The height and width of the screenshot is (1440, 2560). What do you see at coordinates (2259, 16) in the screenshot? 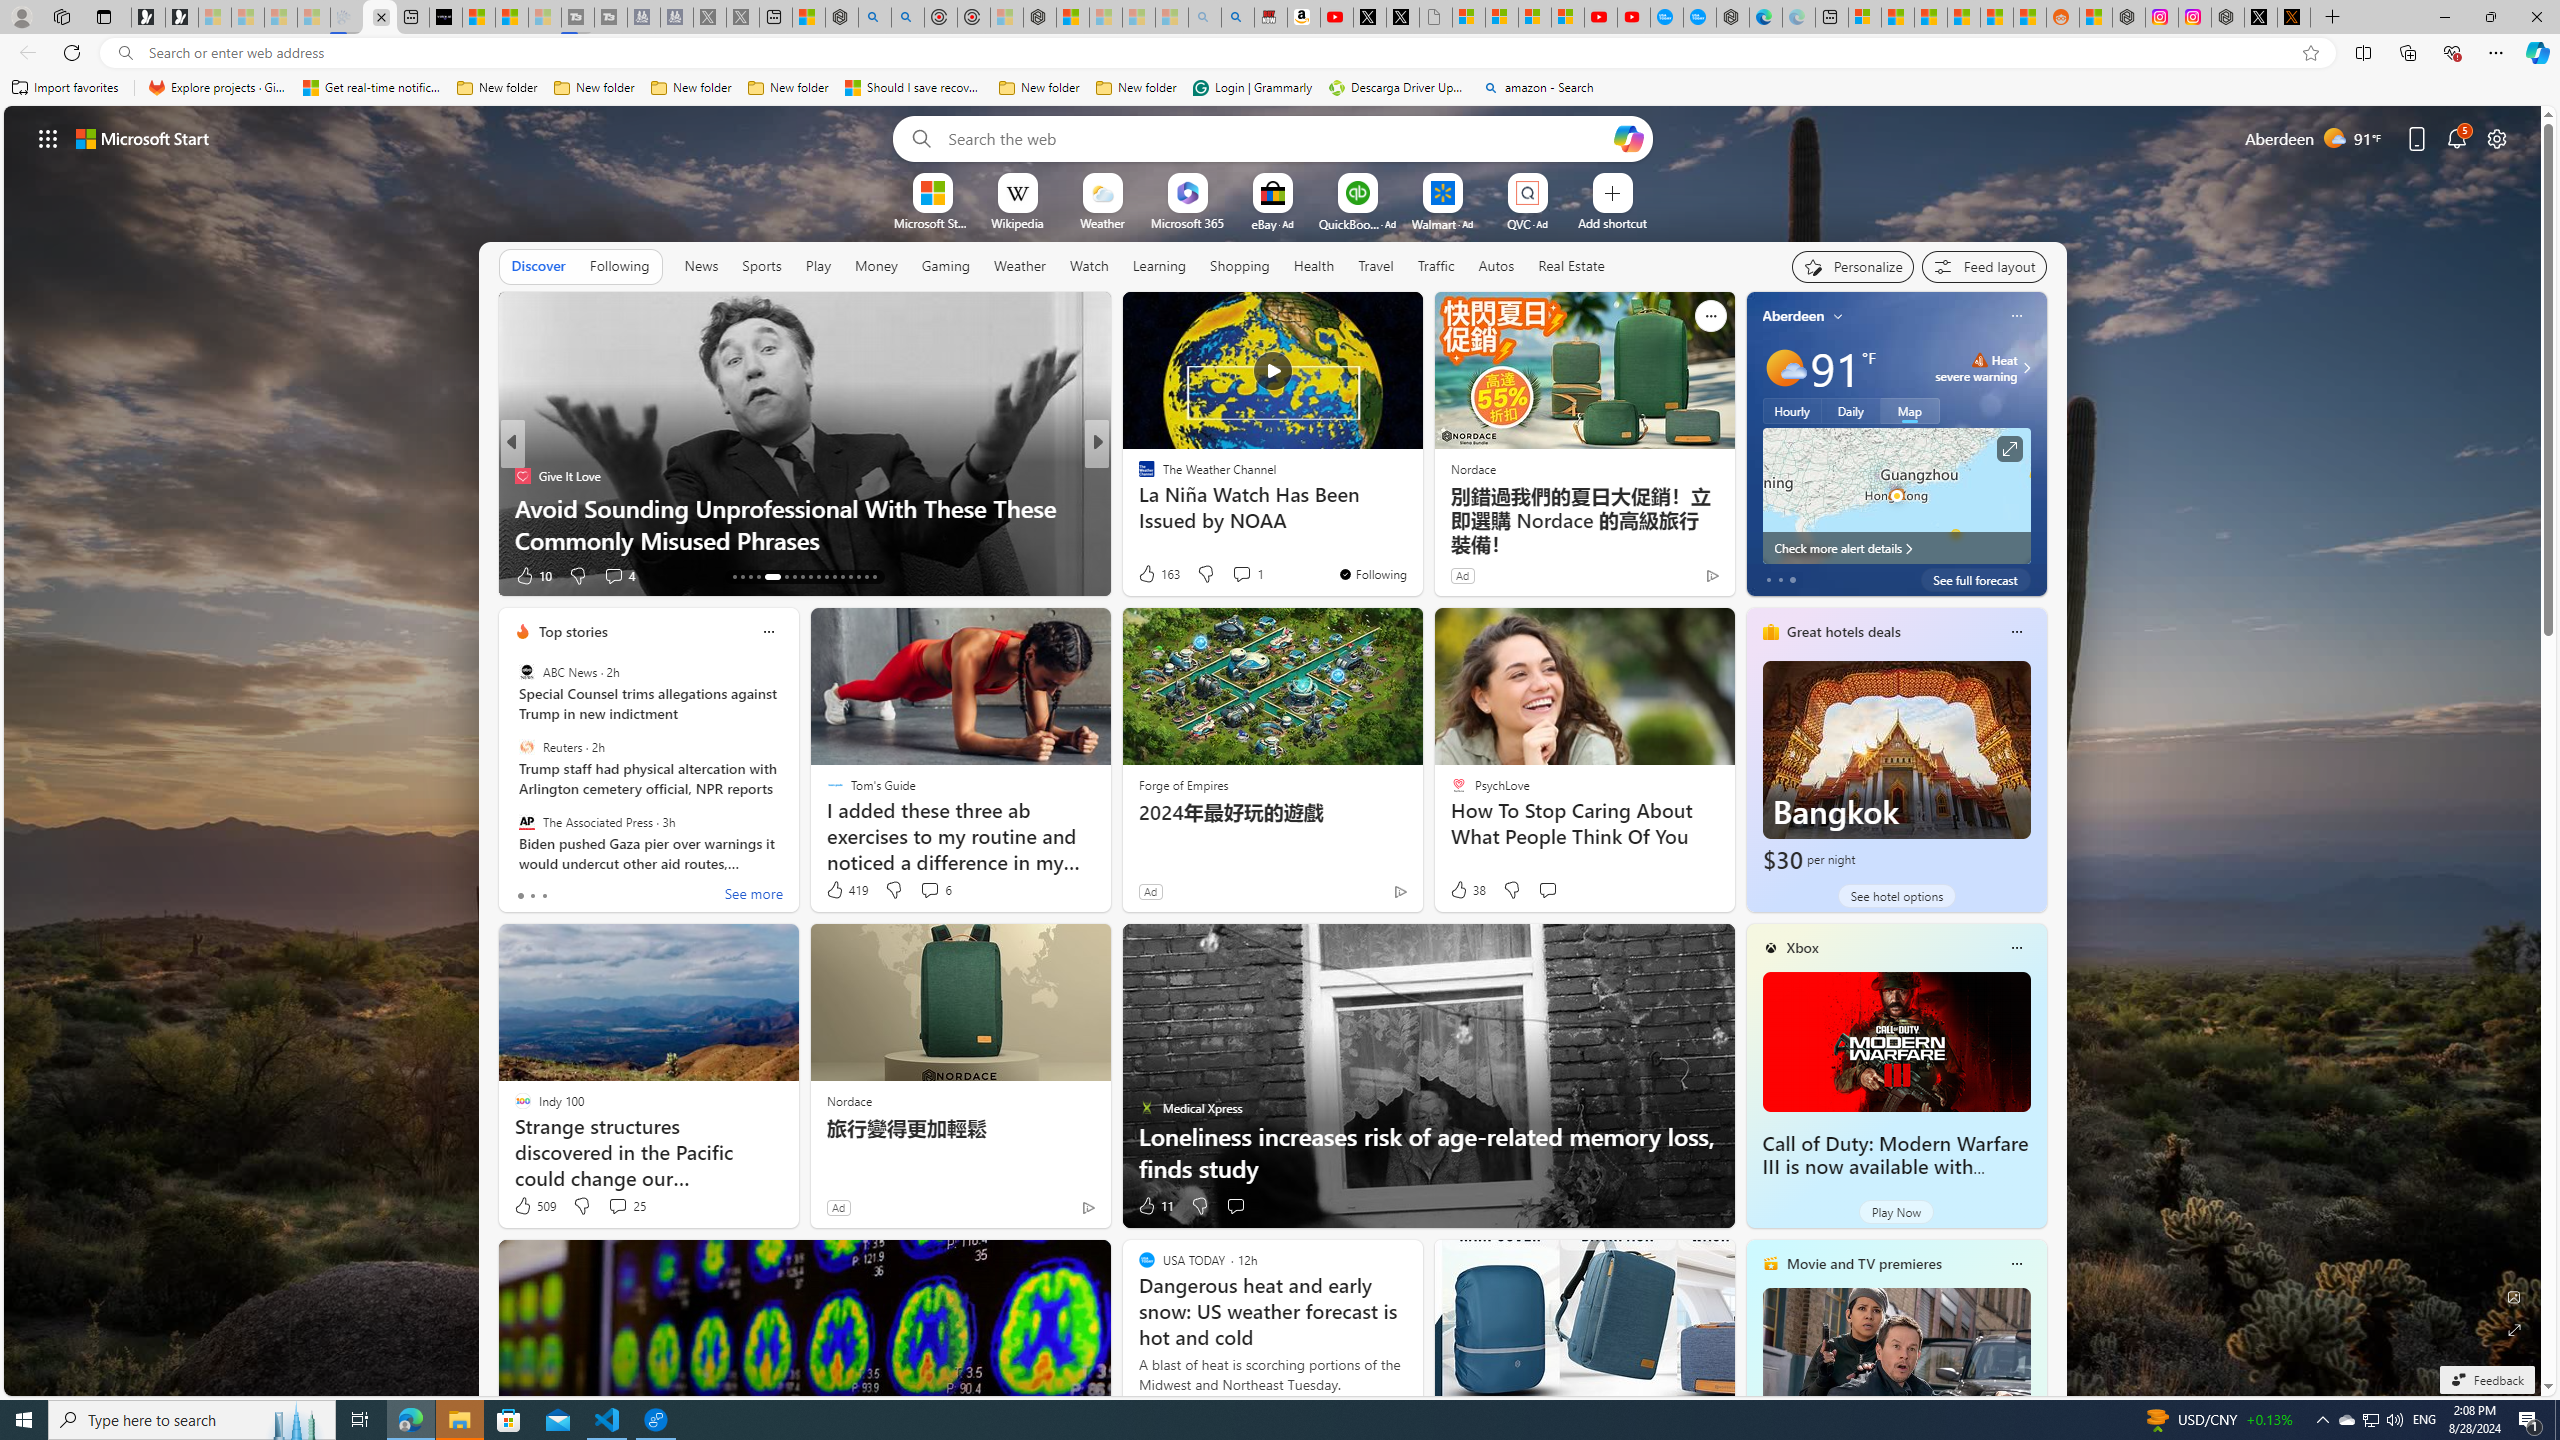
I see `'Nordace (@NordaceOfficial) / X'` at bounding box center [2259, 16].